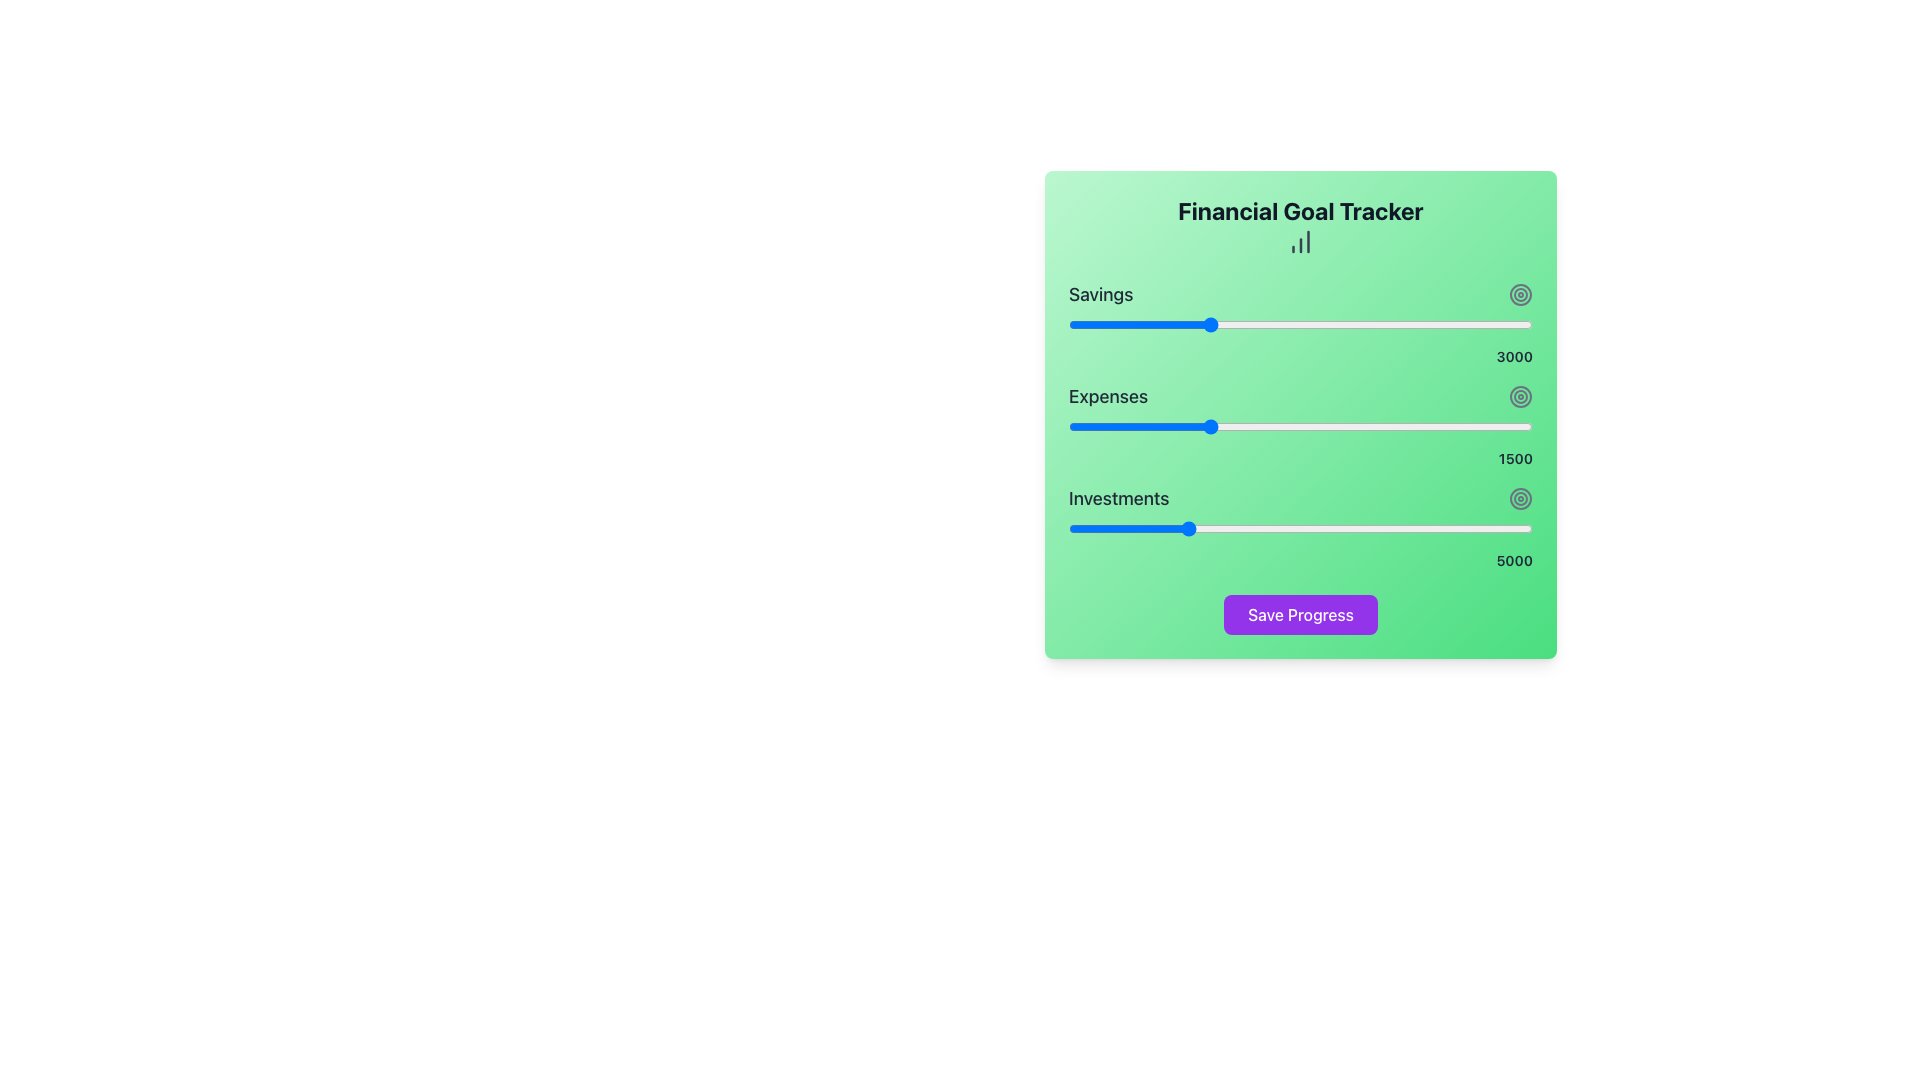 The image size is (1920, 1080). What do you see at coordinates (1137, 527) in the screenshot?
I see `the 'Investments' slider` at bounding box center [1137, 527].